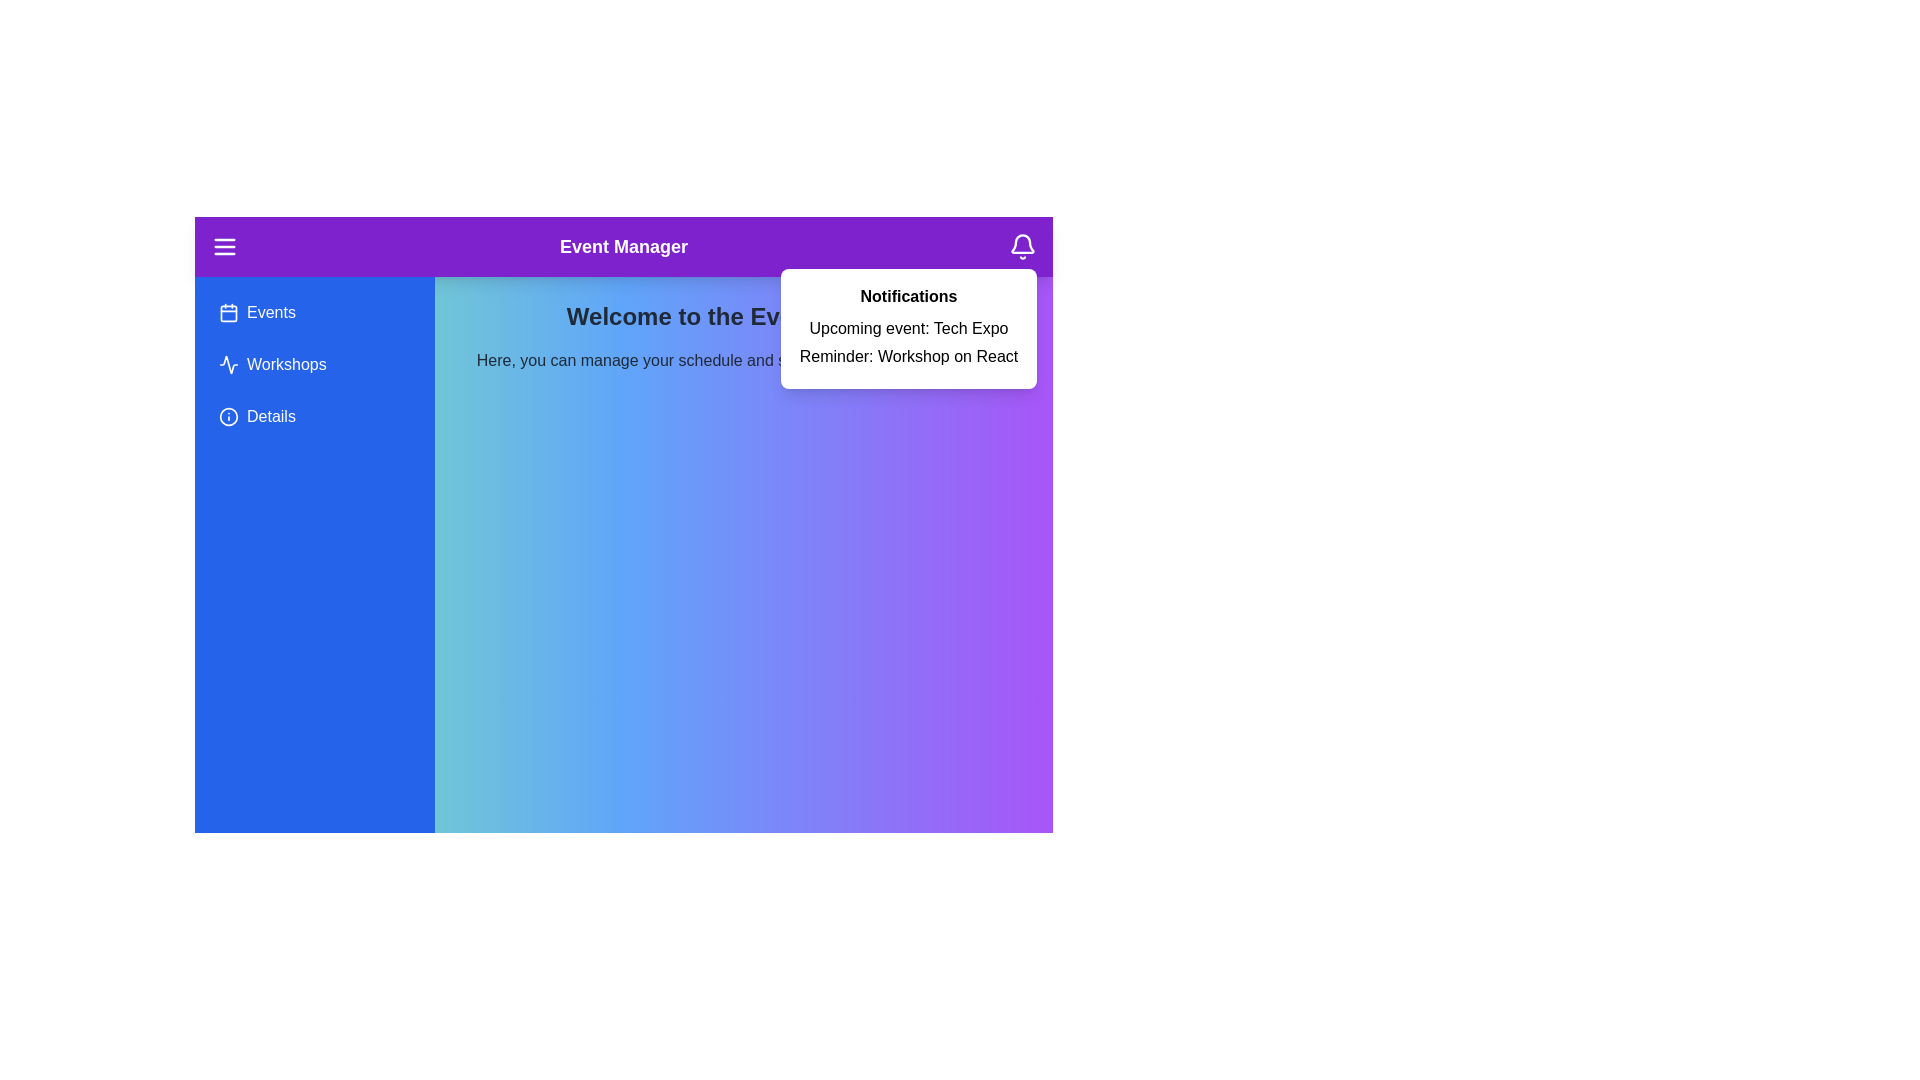 The image size is (1920, 1080). What do you see at coordinates (225, 245) in the screenshot?
I see `the menu icon to toggle the menu visibility` at bounding box center [225, 245].